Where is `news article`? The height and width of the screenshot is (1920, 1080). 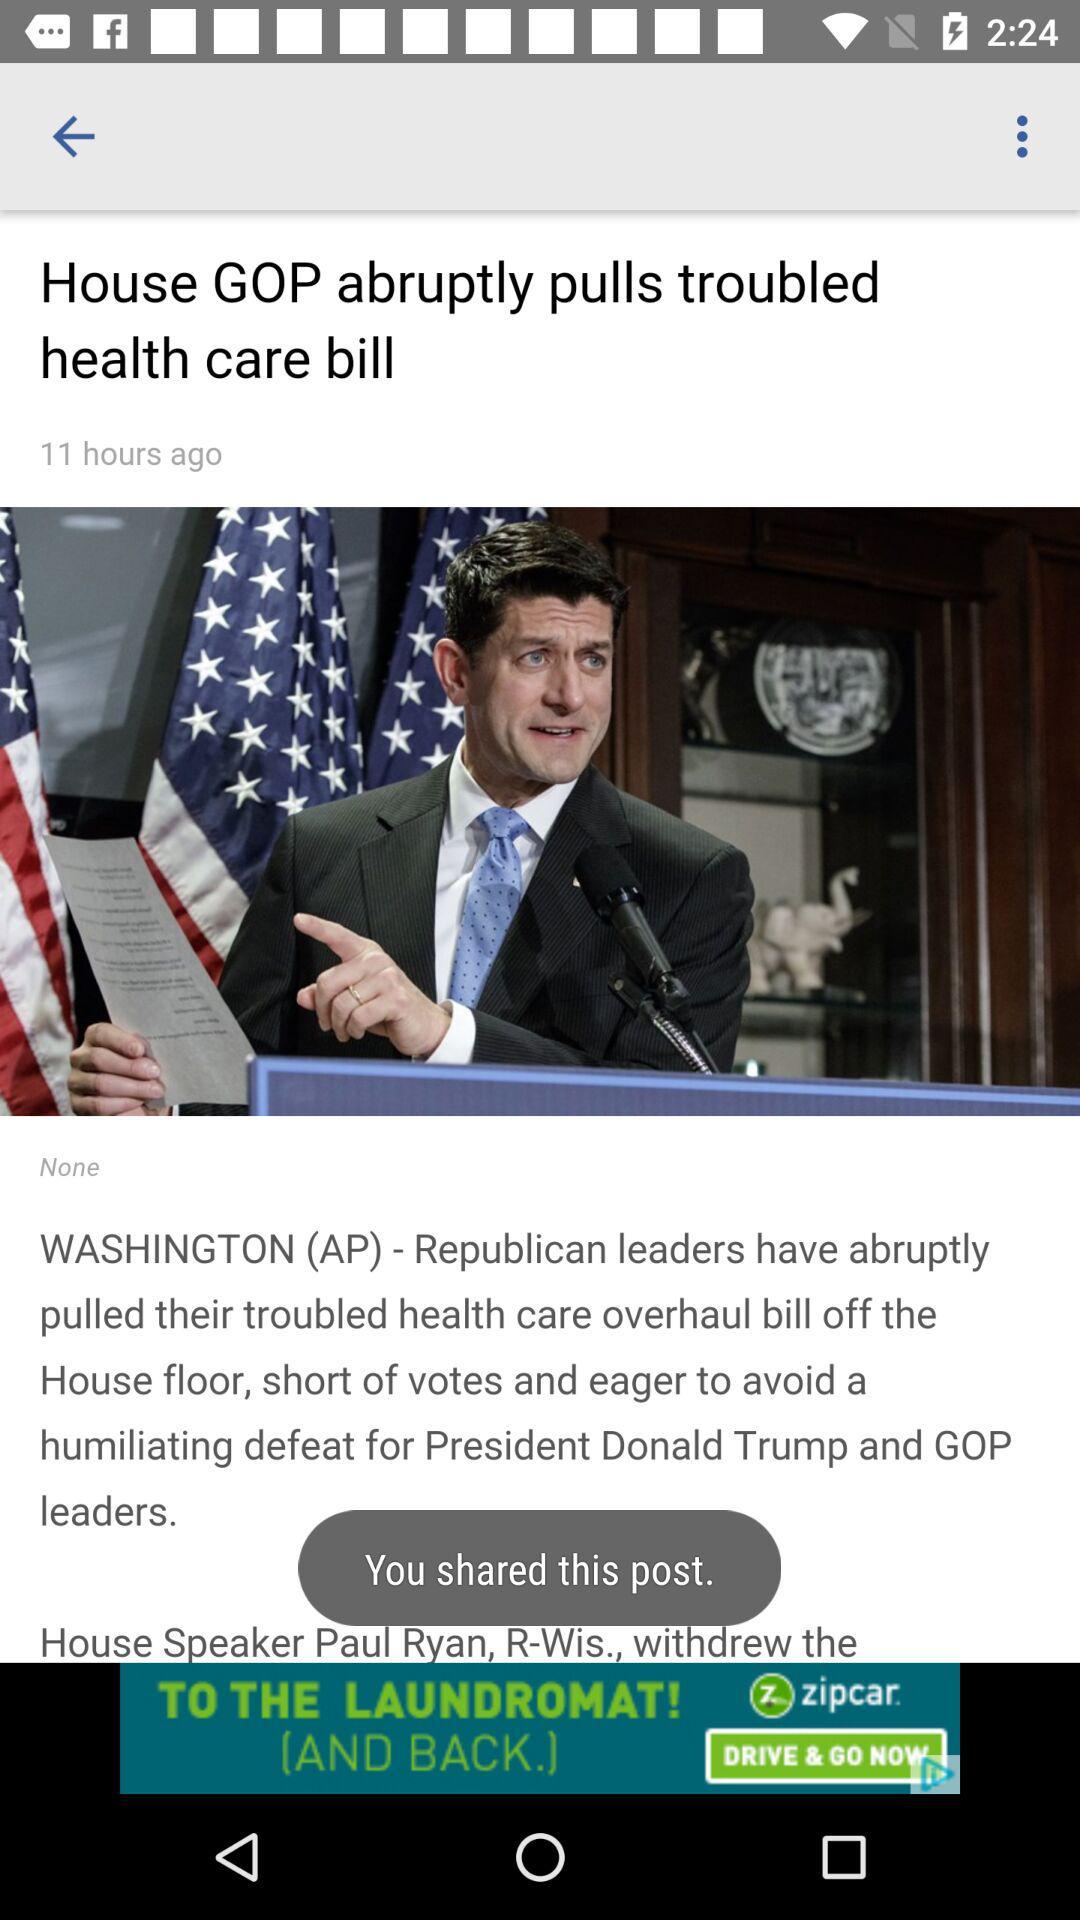
news article is located at coordinates (540, 1002).